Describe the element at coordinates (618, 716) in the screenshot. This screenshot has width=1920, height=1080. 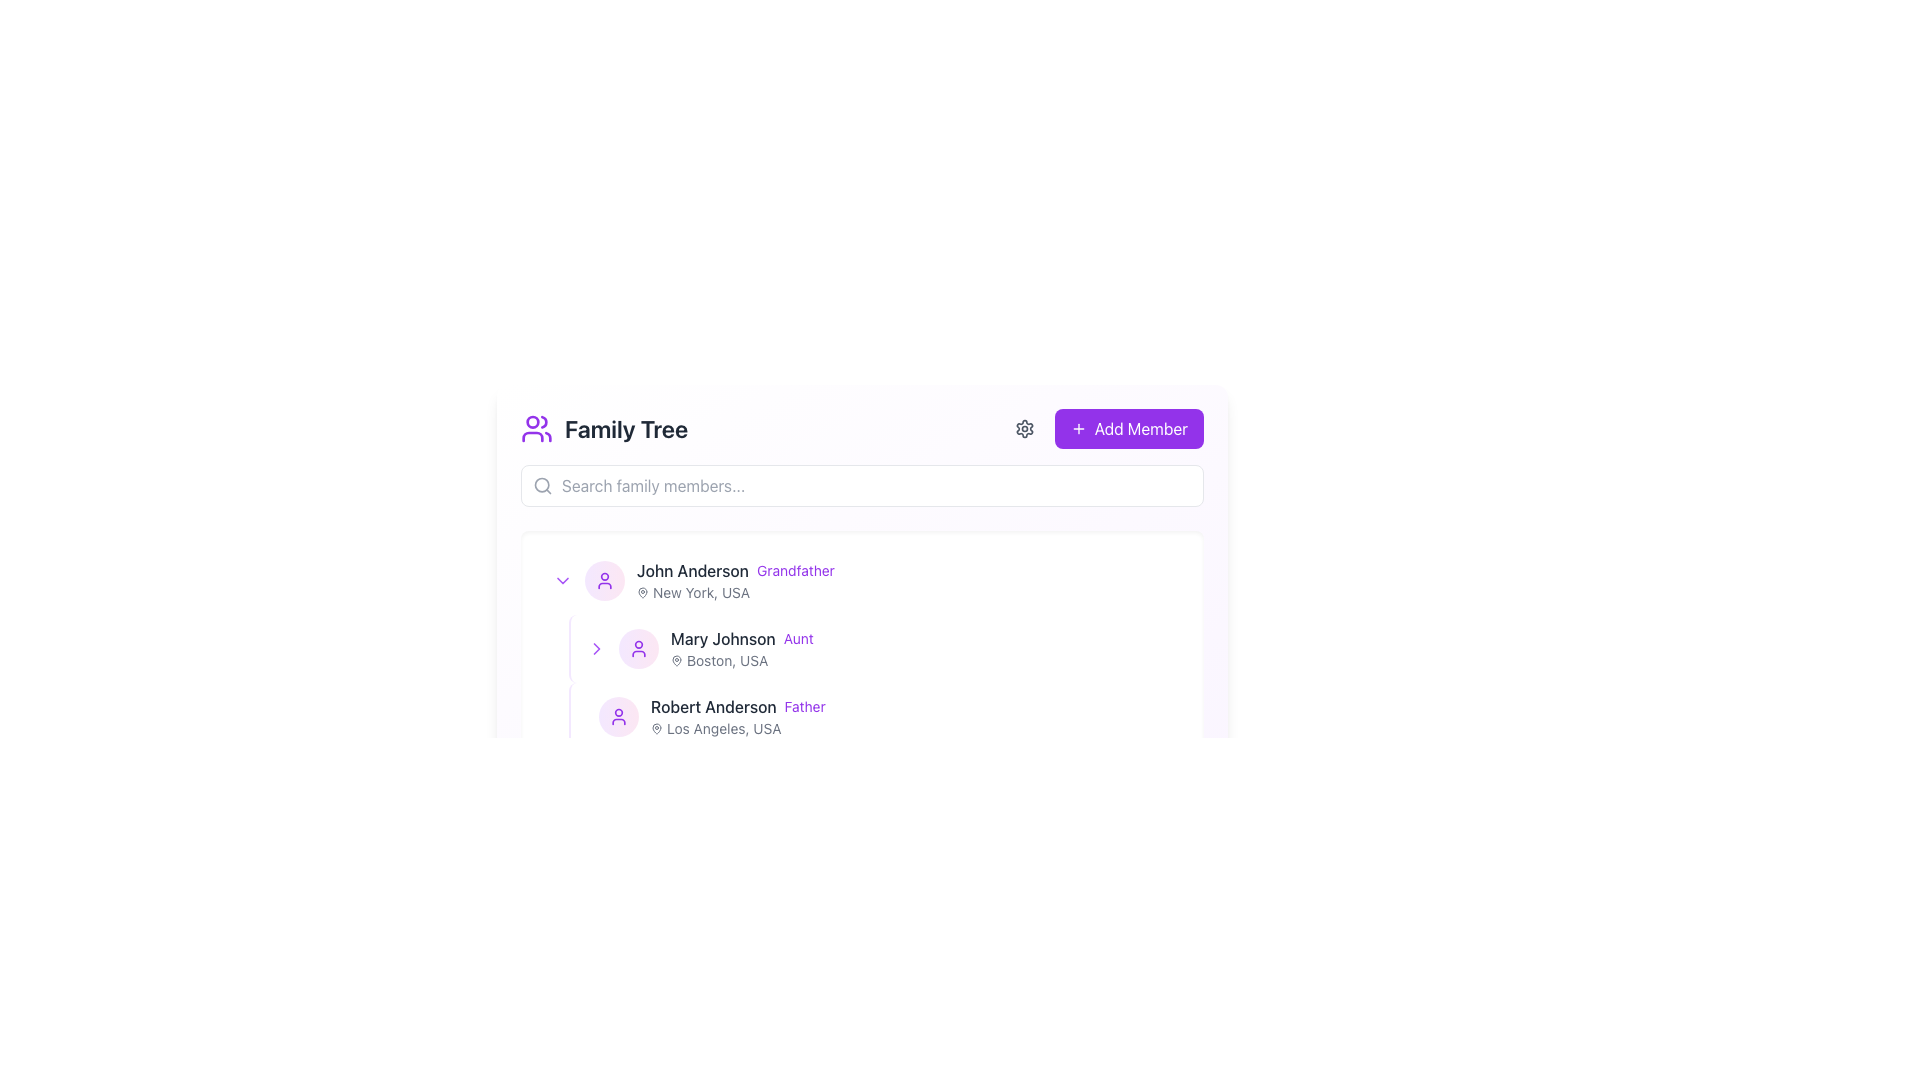
I see `the circular icon with a gradient background transitioning from purple to pink, which features a purple outlined SVG icon of a person, representing the individual named 'Robert Anderson.'` at that location.